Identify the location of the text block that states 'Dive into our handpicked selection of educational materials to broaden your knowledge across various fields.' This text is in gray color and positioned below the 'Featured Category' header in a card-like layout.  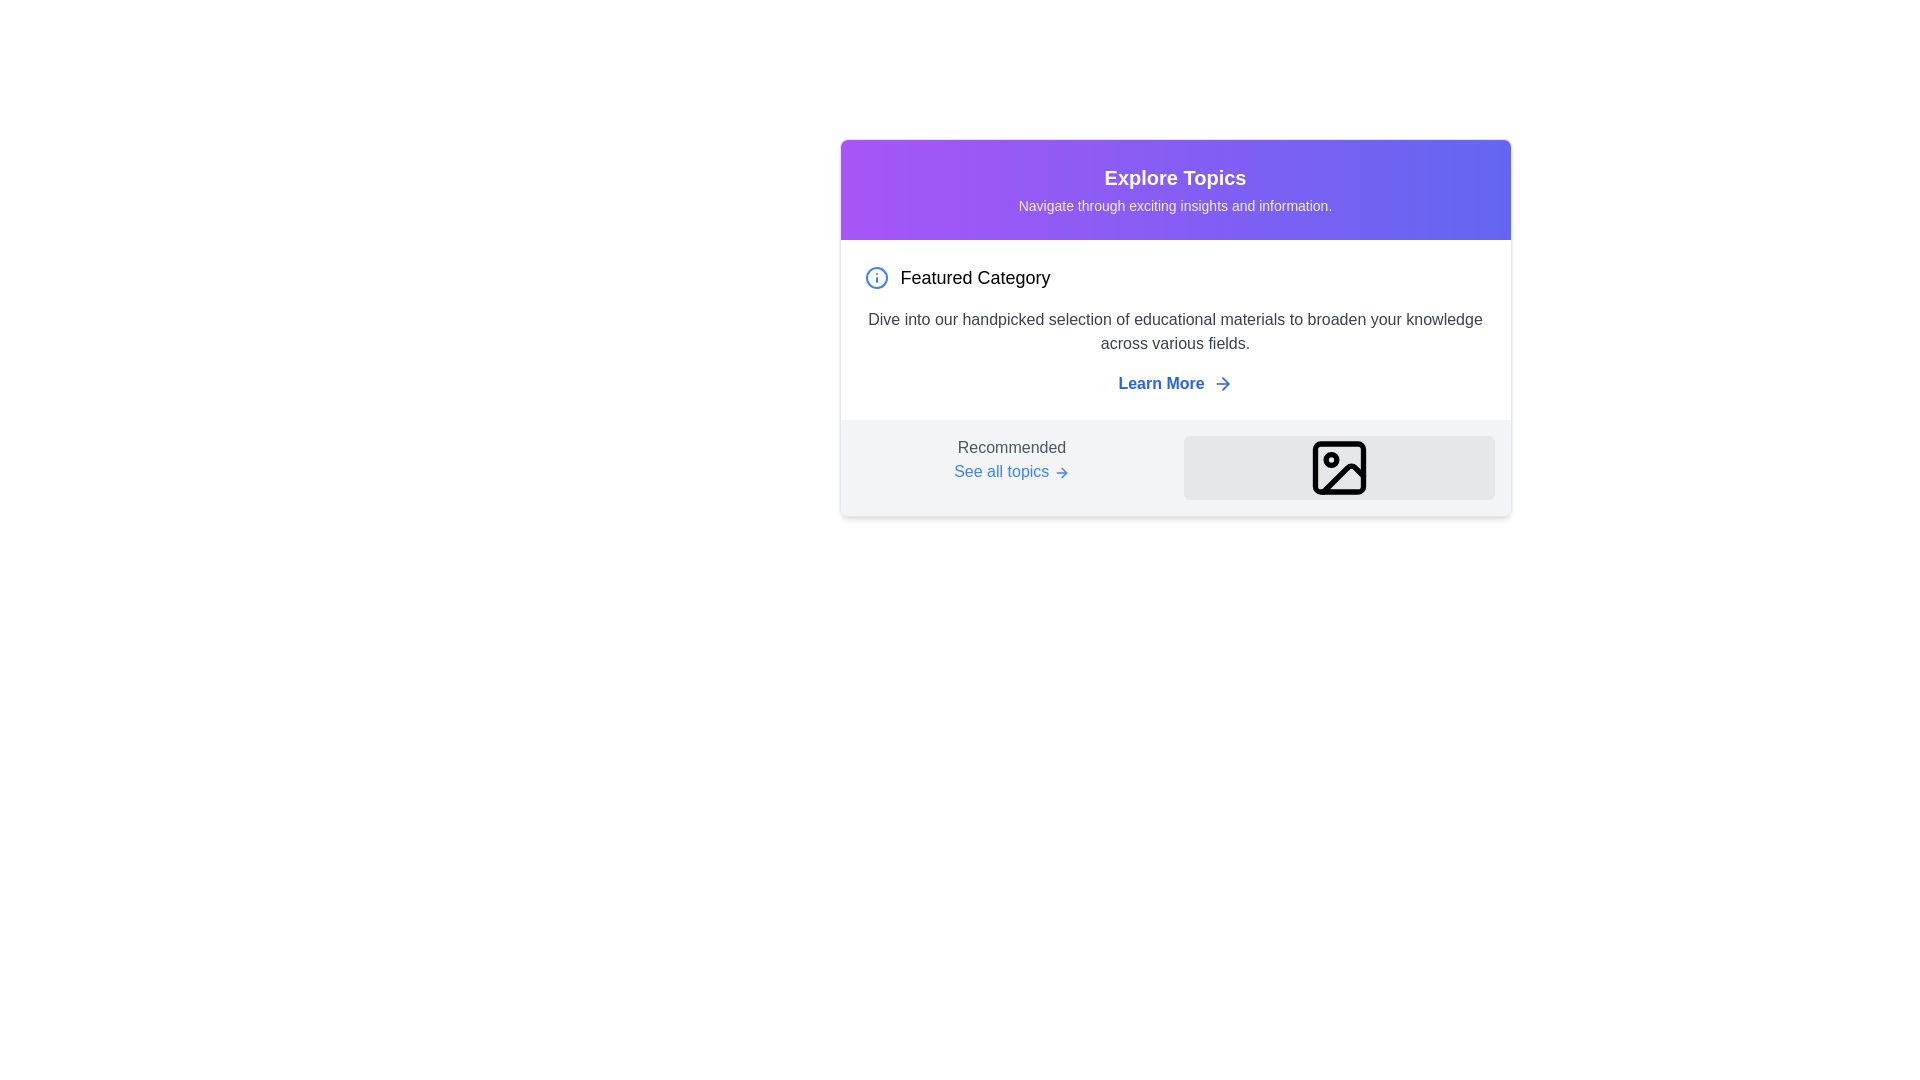
(1175, 330).